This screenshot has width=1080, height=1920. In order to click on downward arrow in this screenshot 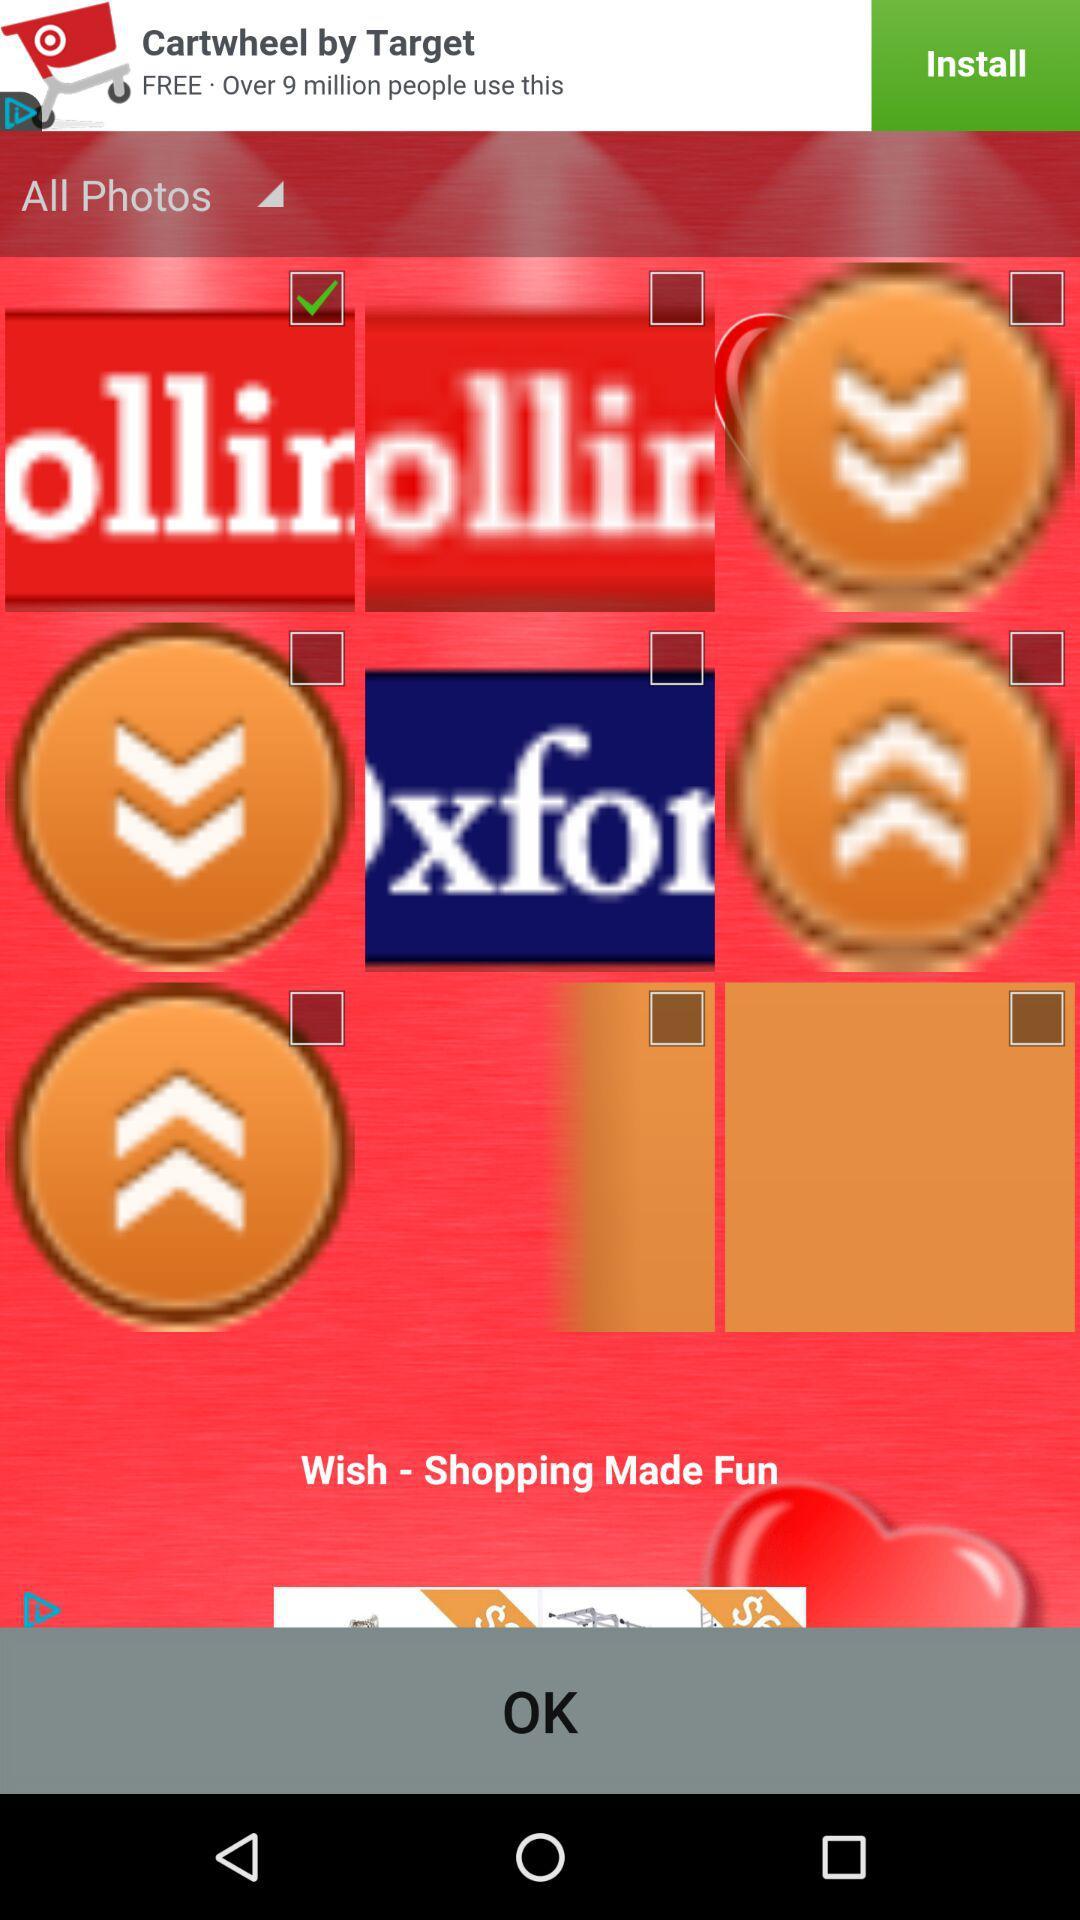, I will do `click(898, 436)`.